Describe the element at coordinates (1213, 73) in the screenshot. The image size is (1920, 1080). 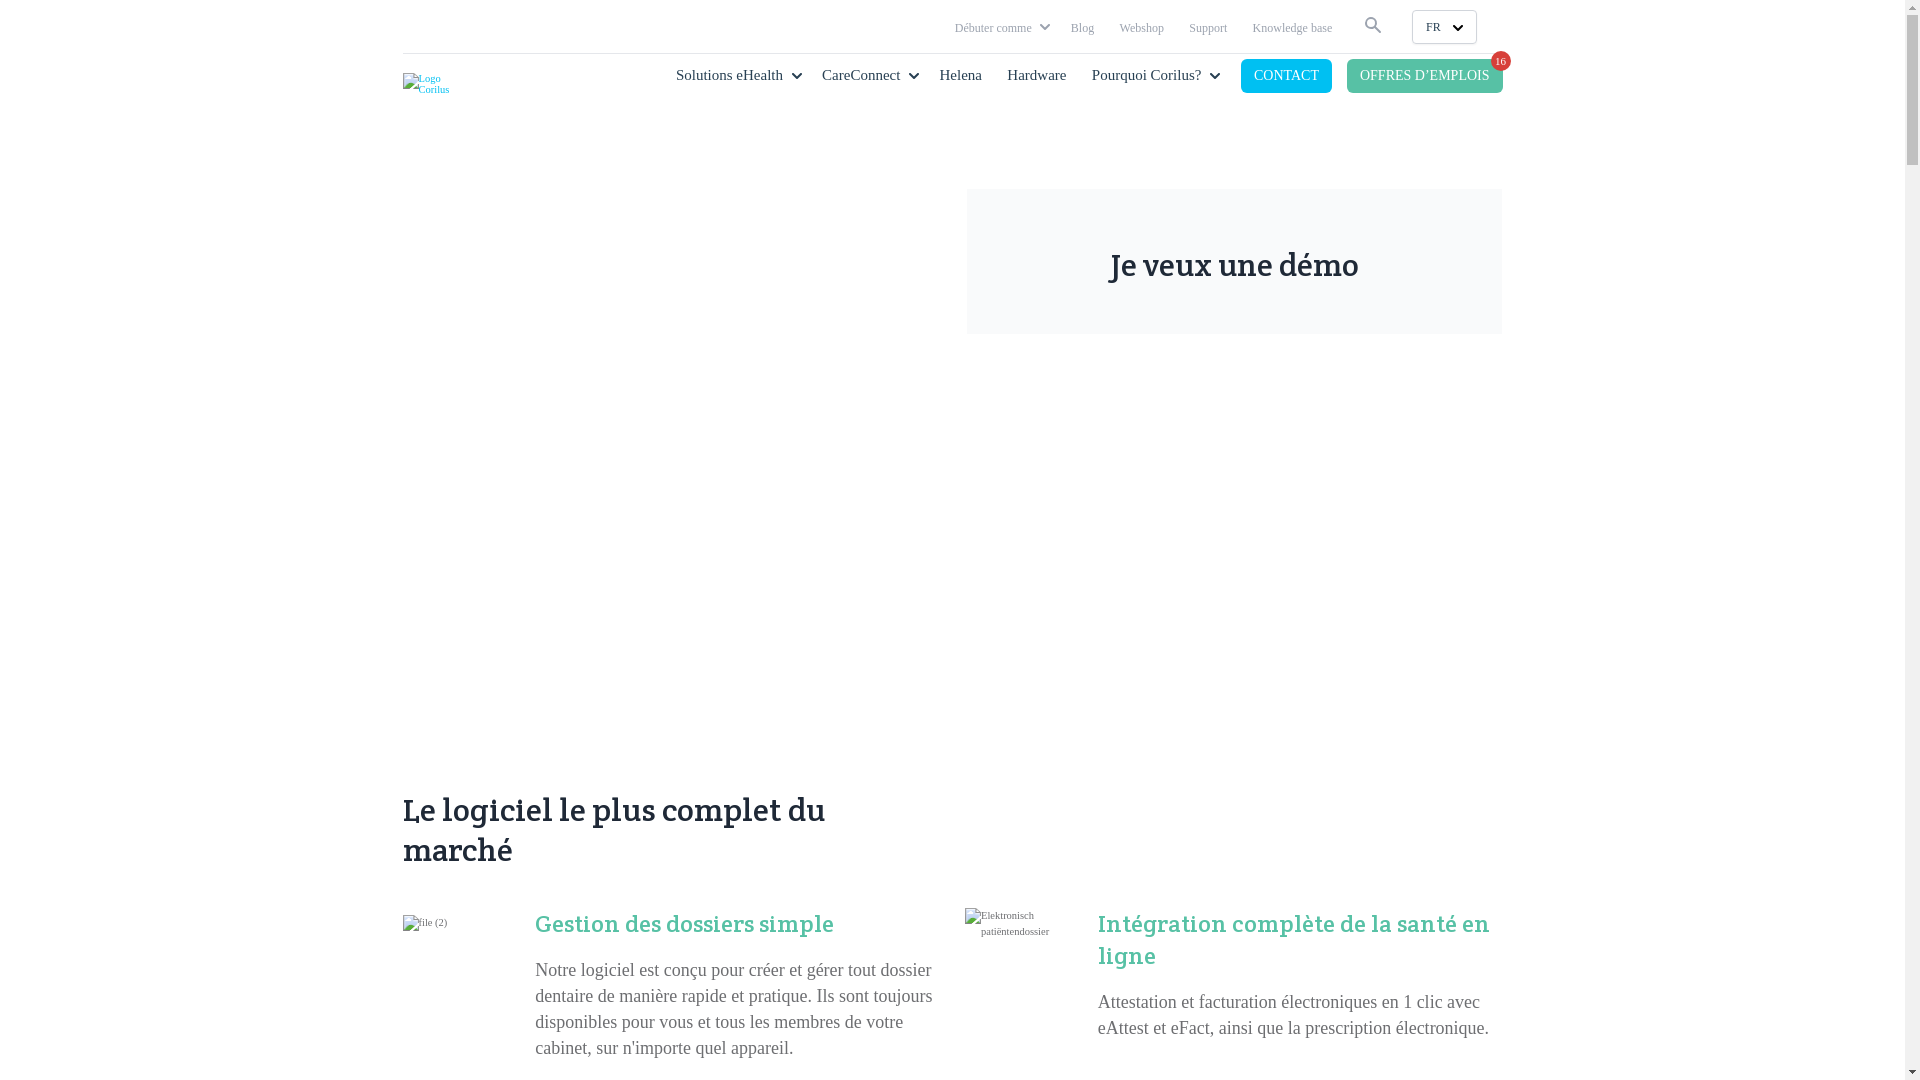
I see `'SHOW SUBMENU FOR POURQUOI CORILUS?'` at that location.